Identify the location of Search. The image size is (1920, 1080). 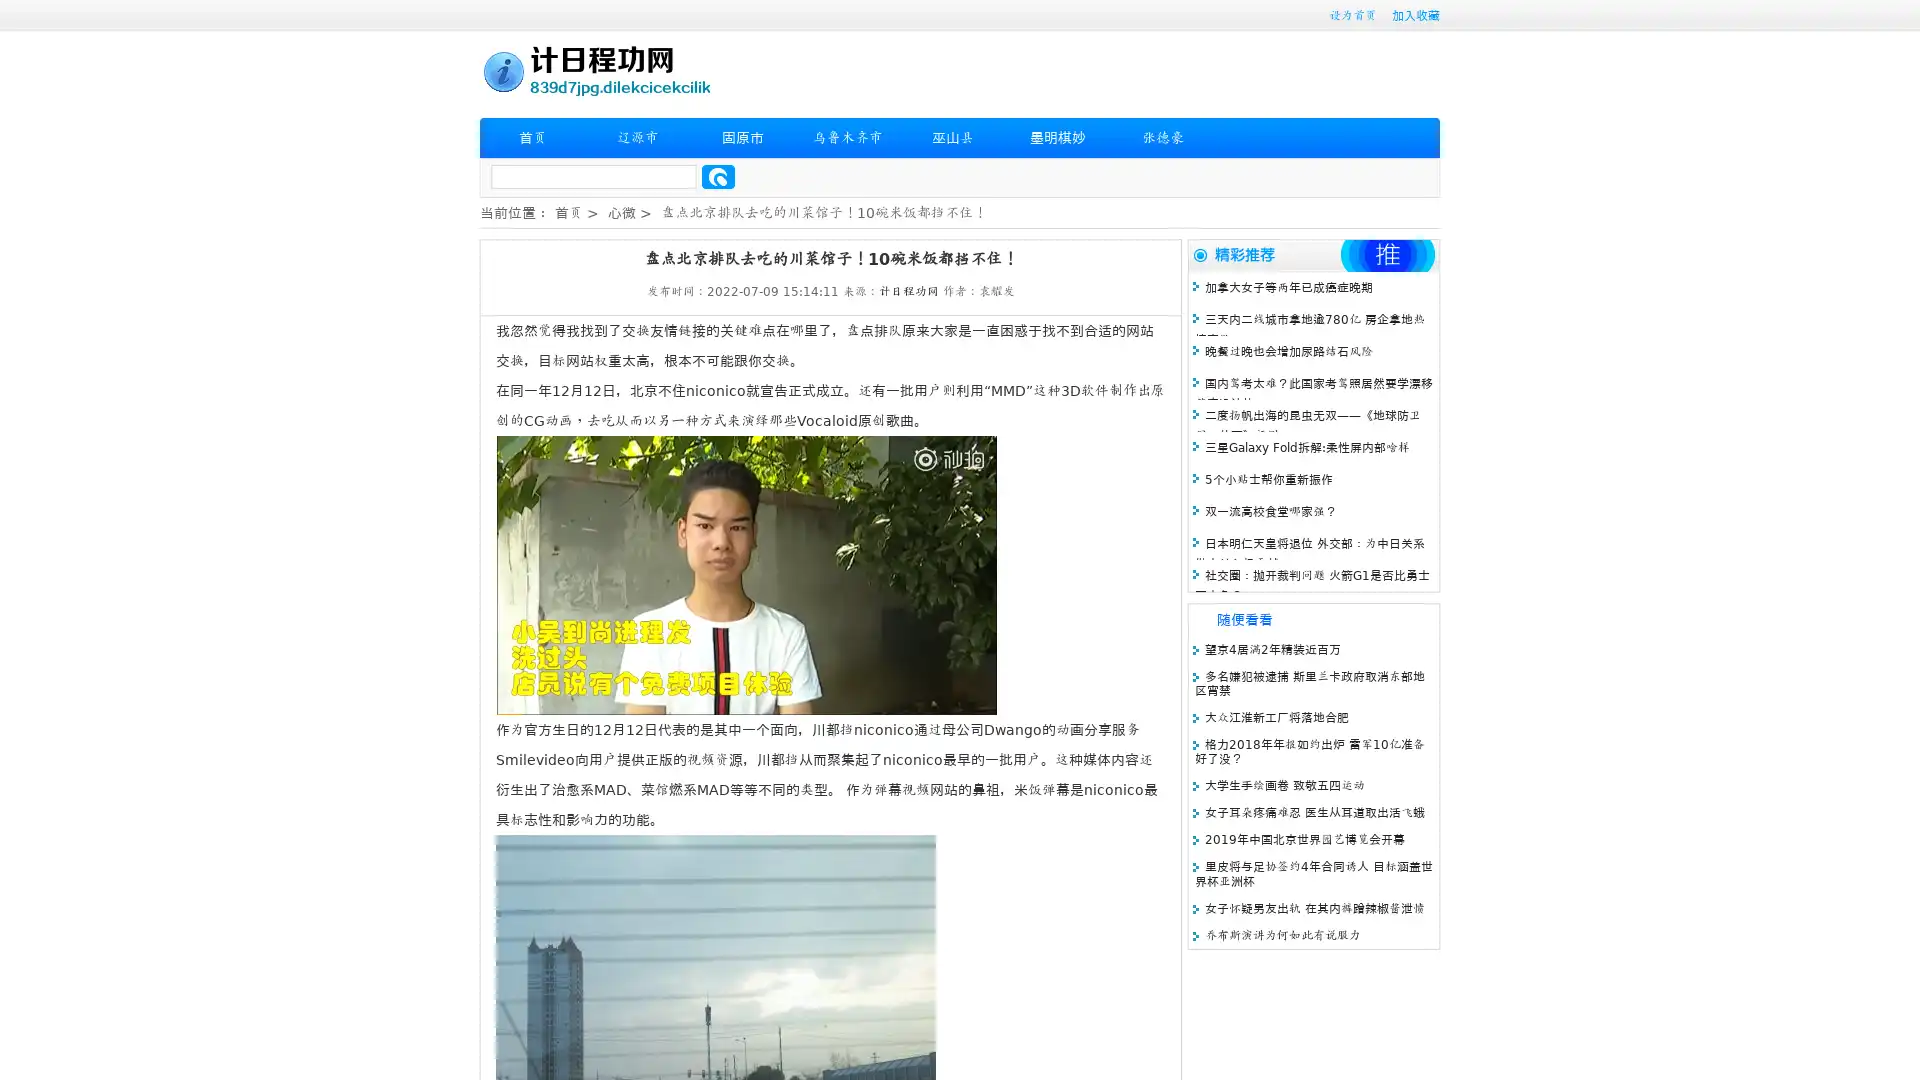
(718, 176).